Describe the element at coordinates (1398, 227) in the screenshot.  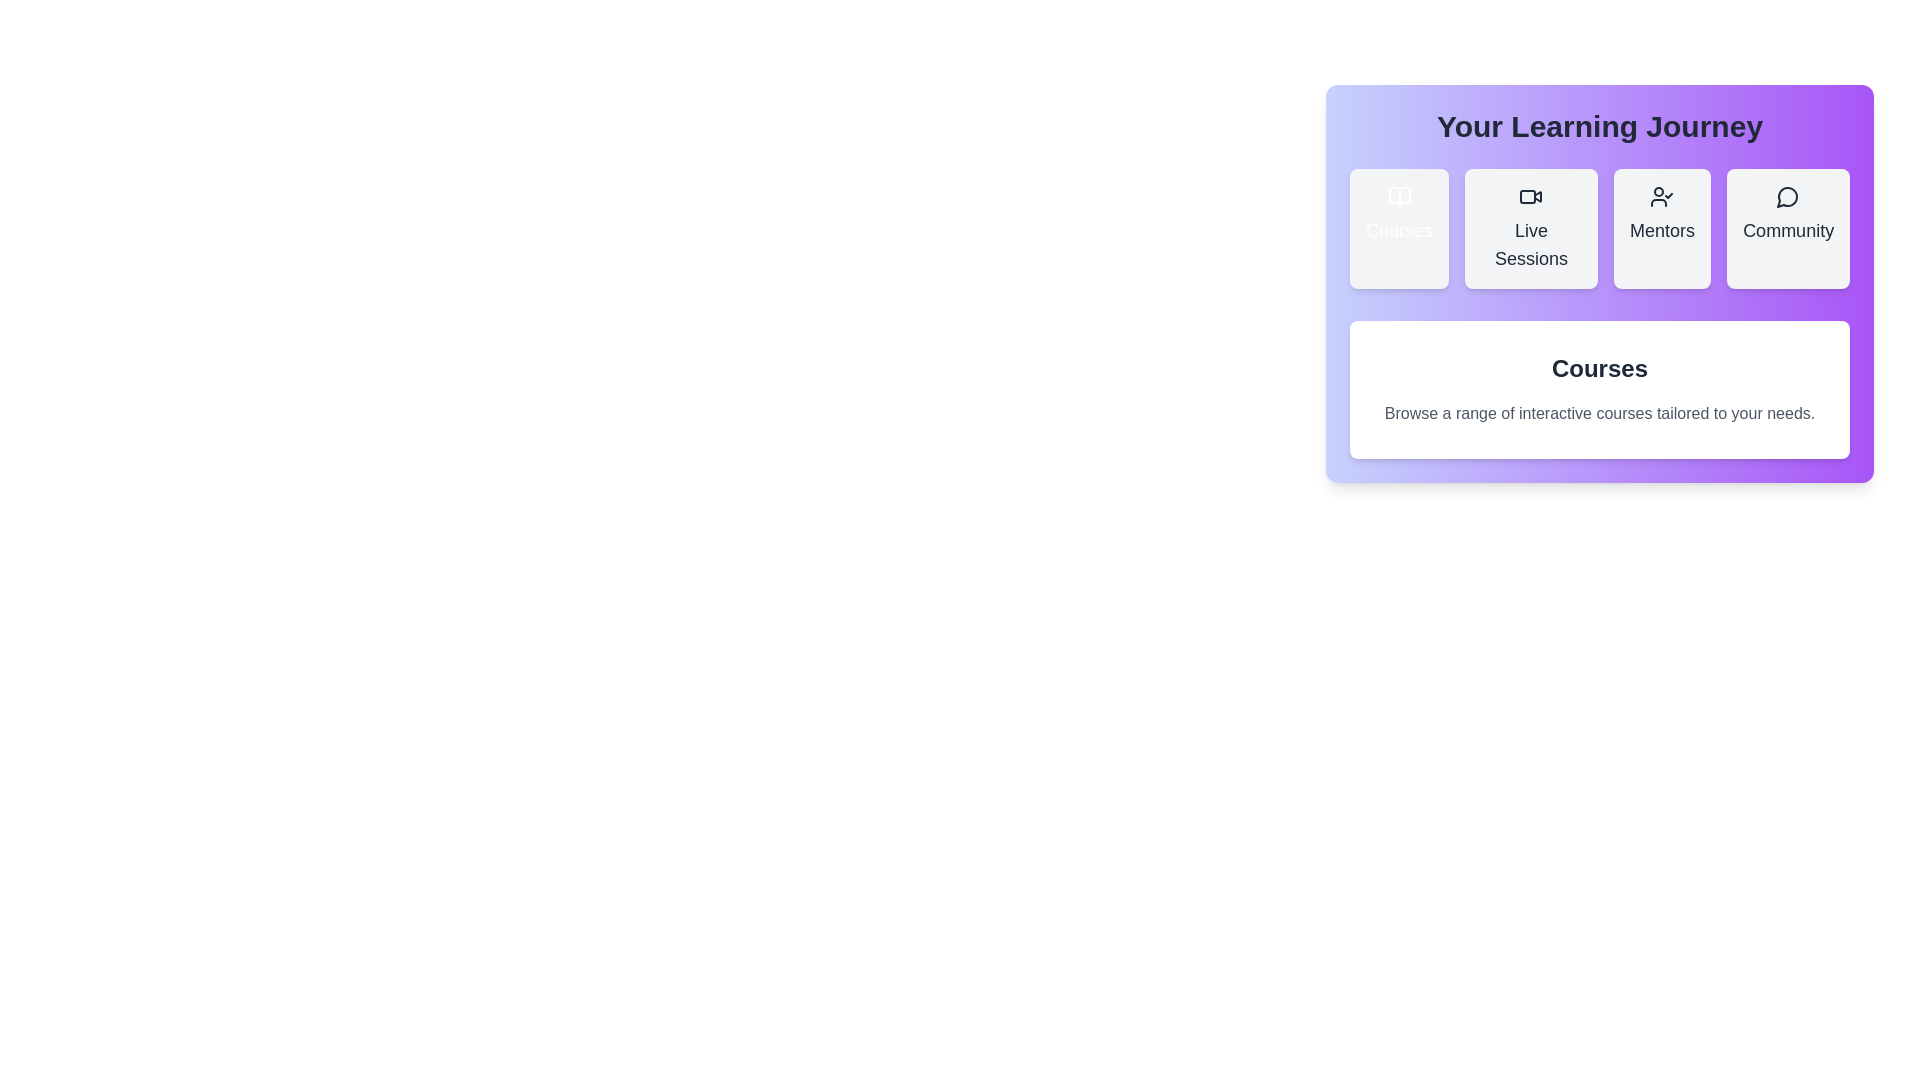
I see `the Courses tab` at that location.